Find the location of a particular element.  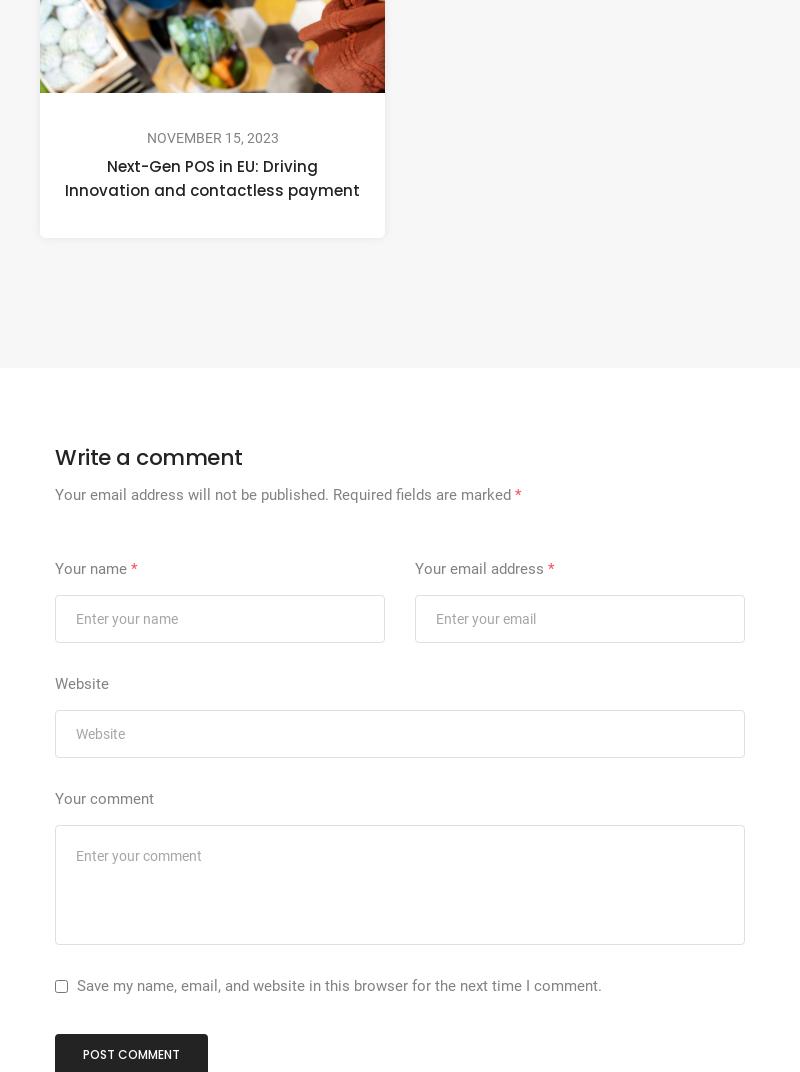

'Next-Gen POS in EU: Driving Innovation and contactless payment' is located at coordinates (212, 176).